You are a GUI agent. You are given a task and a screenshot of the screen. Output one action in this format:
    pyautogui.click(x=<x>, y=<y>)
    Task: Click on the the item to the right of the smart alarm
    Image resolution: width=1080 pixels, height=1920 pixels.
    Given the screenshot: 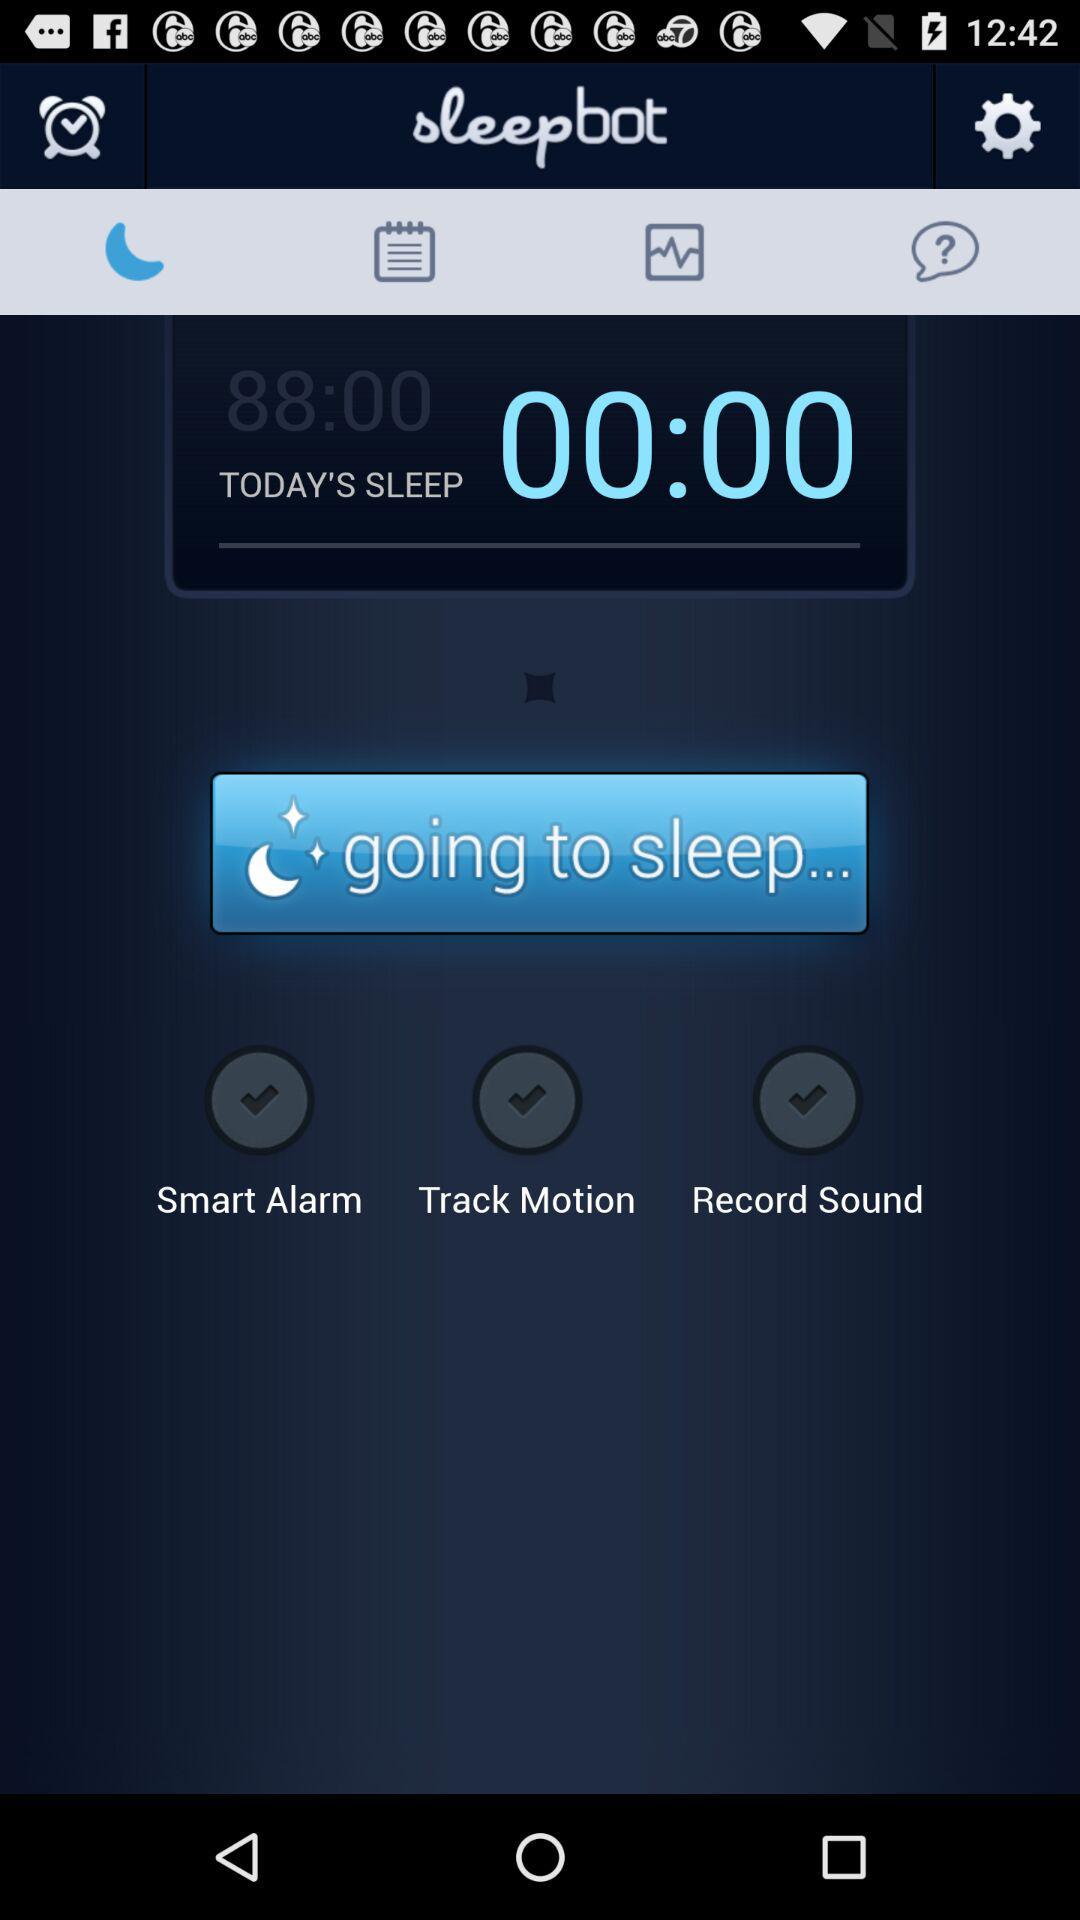 What is the action you would take?
    pyautogui.click(x=526, y=1124)
    